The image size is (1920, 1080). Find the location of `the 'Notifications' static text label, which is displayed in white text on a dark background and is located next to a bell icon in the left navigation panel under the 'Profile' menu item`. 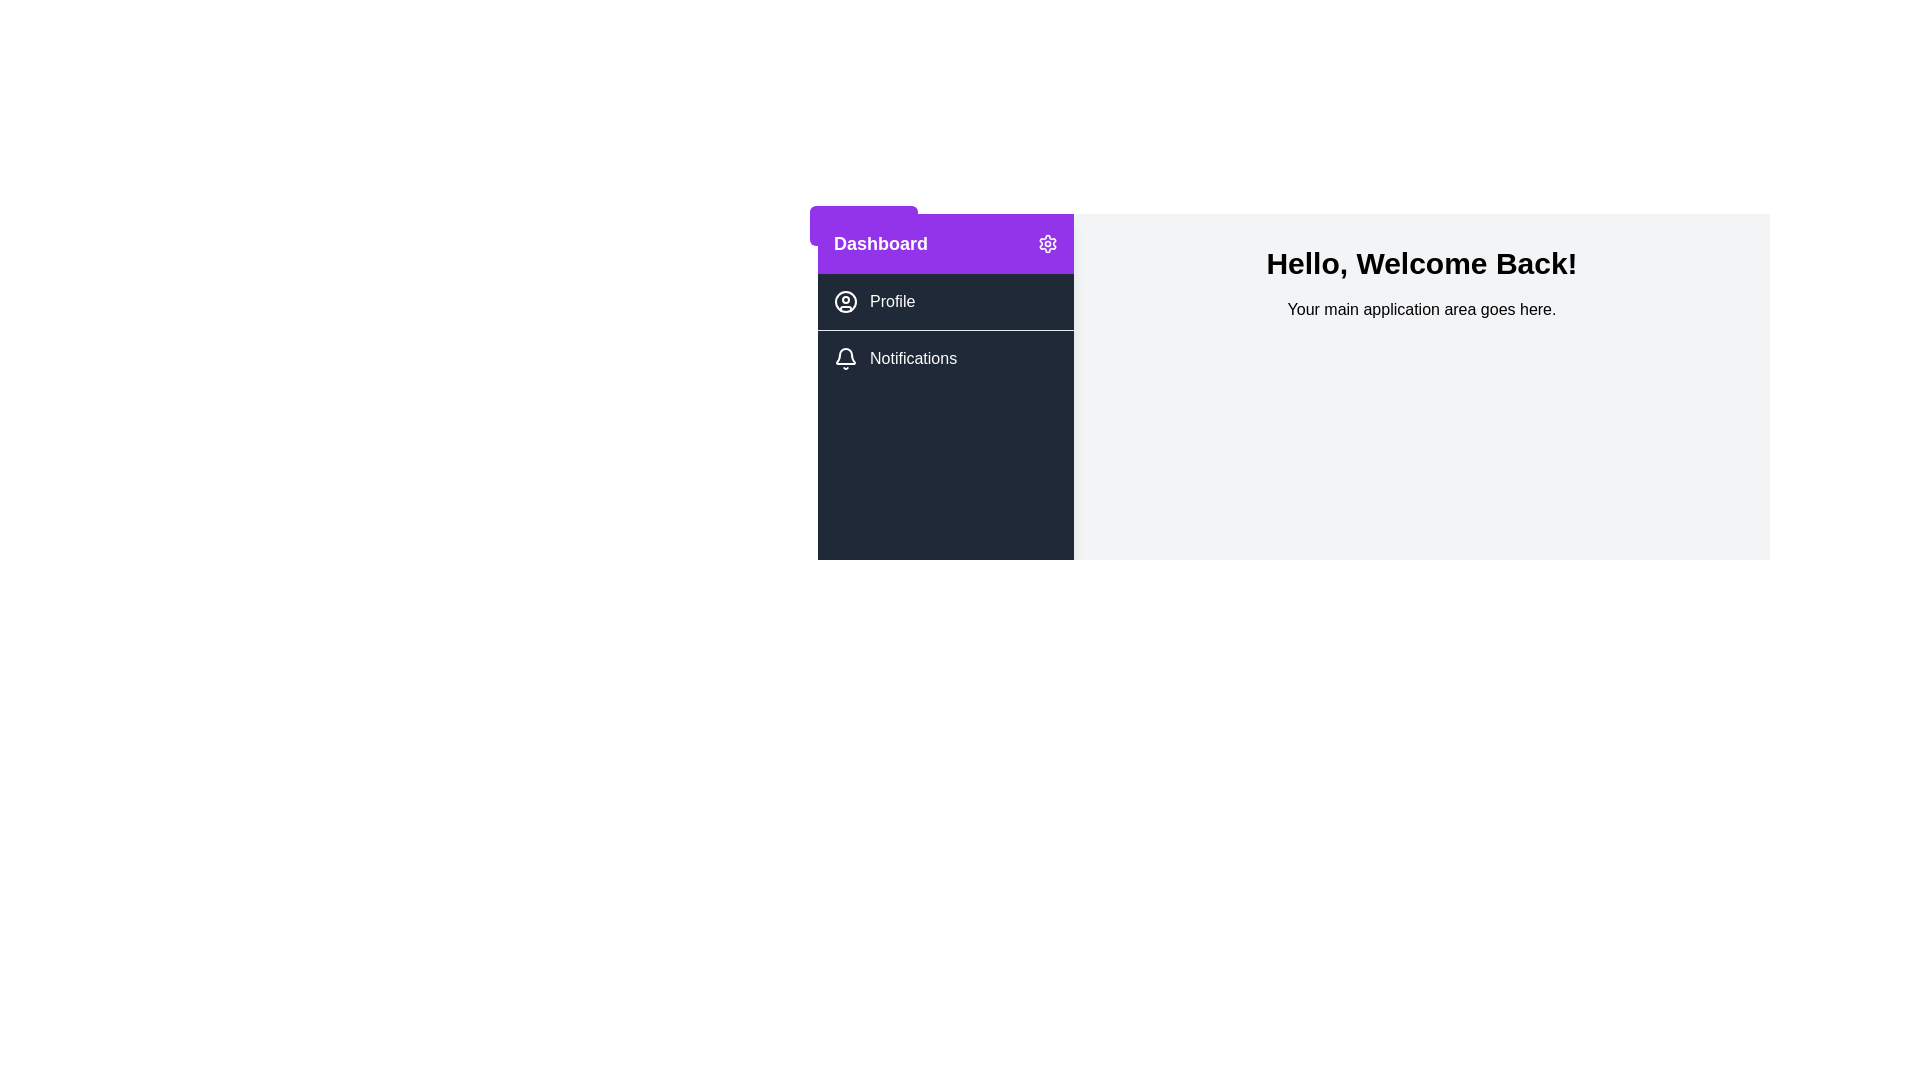

the 'Notifications' static text label, which is displayed in white text on a dark background and is located next to a bell icon in the left navigation panel under the 'Profile' menu item is located at coordinates (912, 357).